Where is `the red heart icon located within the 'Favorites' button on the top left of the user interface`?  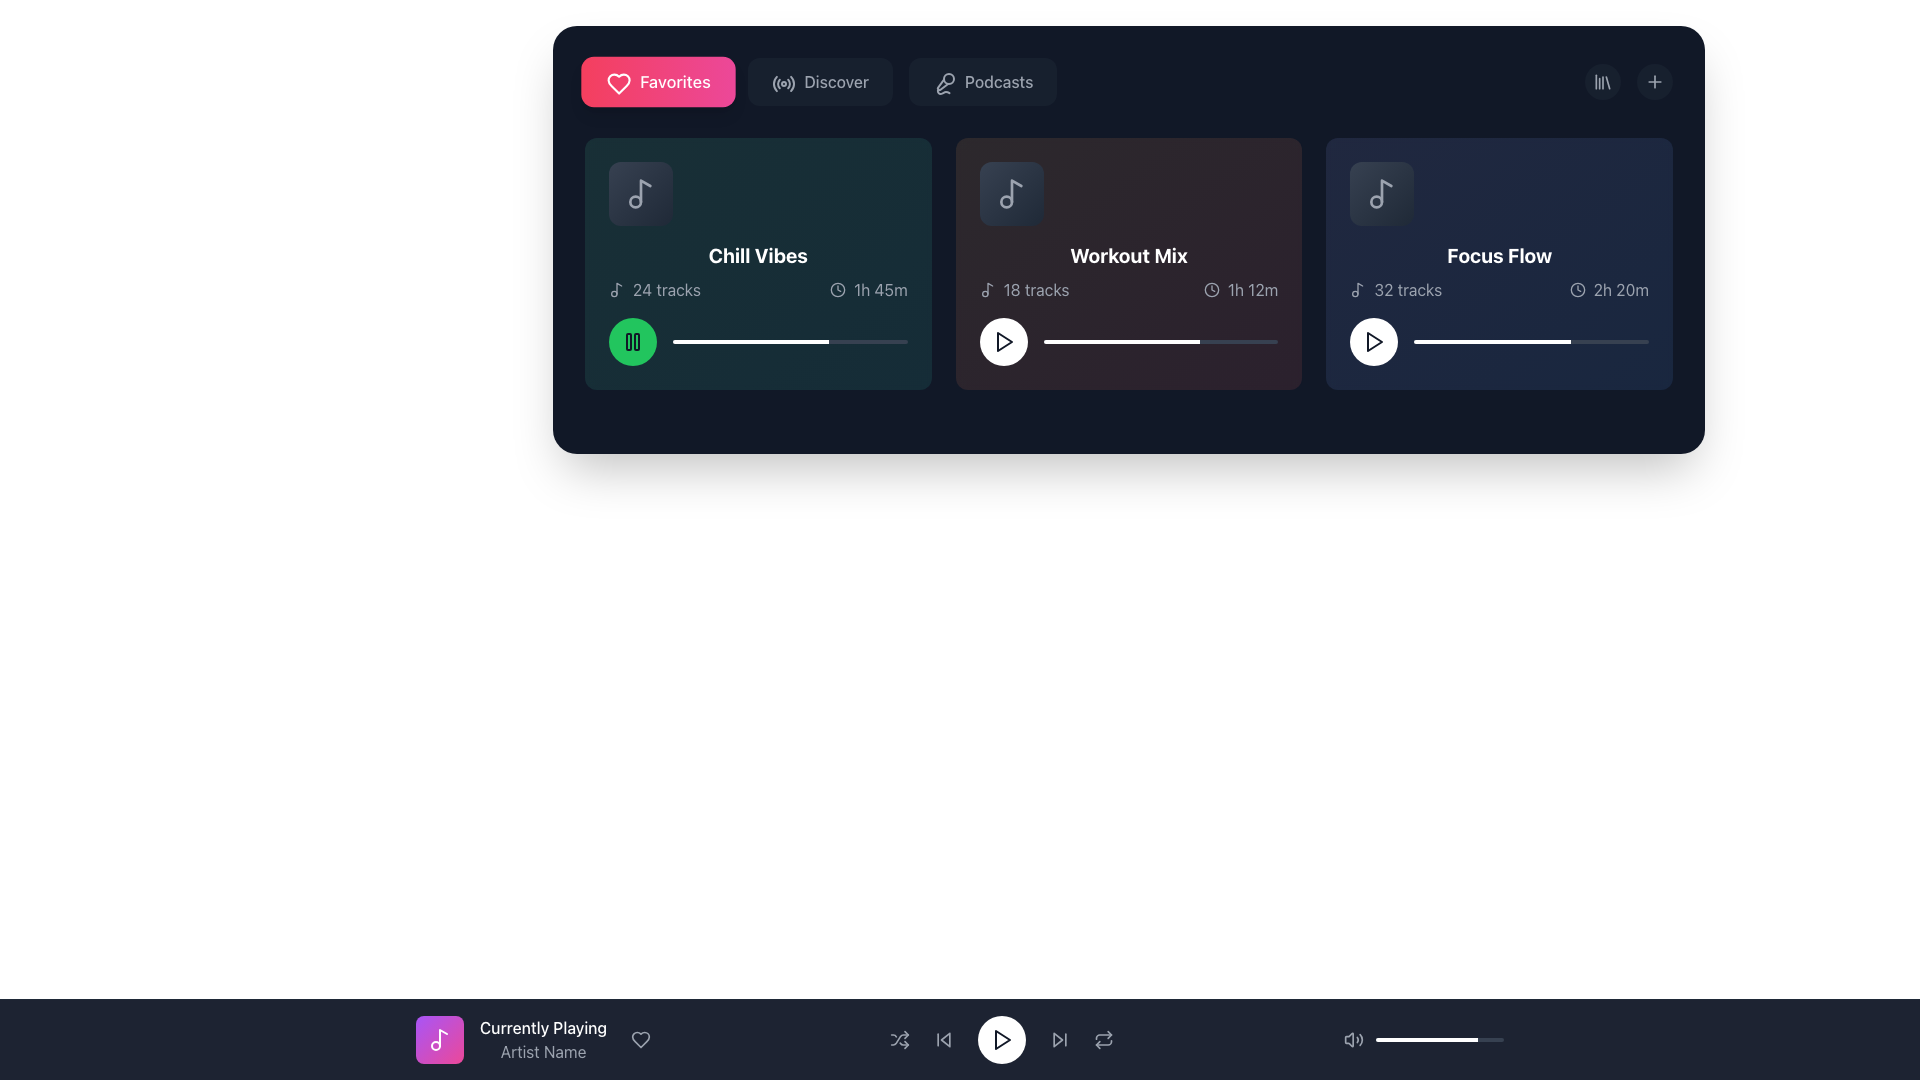 the red heart icon located within the 'Favorites' button on the top left of the user interface is located at coordinates (618, 83).